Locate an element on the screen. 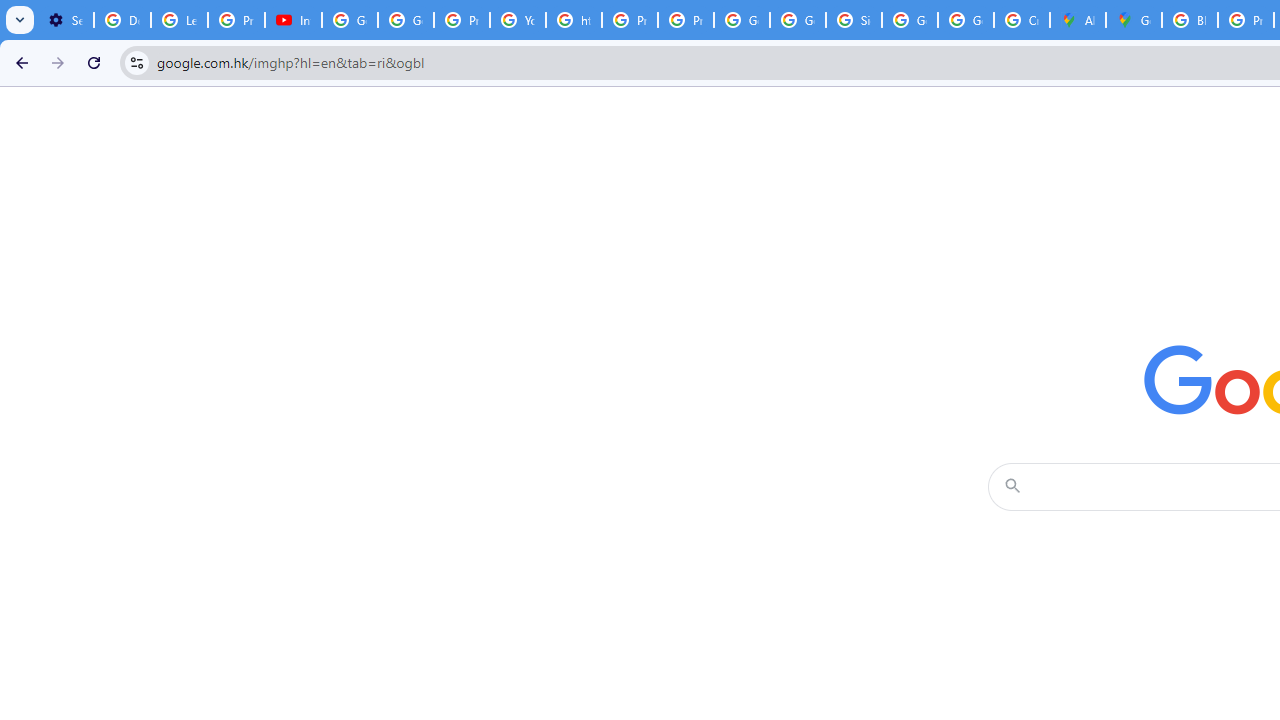 The width and height of the screenshot is (1280, 720). 'Settings - Customize profile' is located at coordinates (65, 20).